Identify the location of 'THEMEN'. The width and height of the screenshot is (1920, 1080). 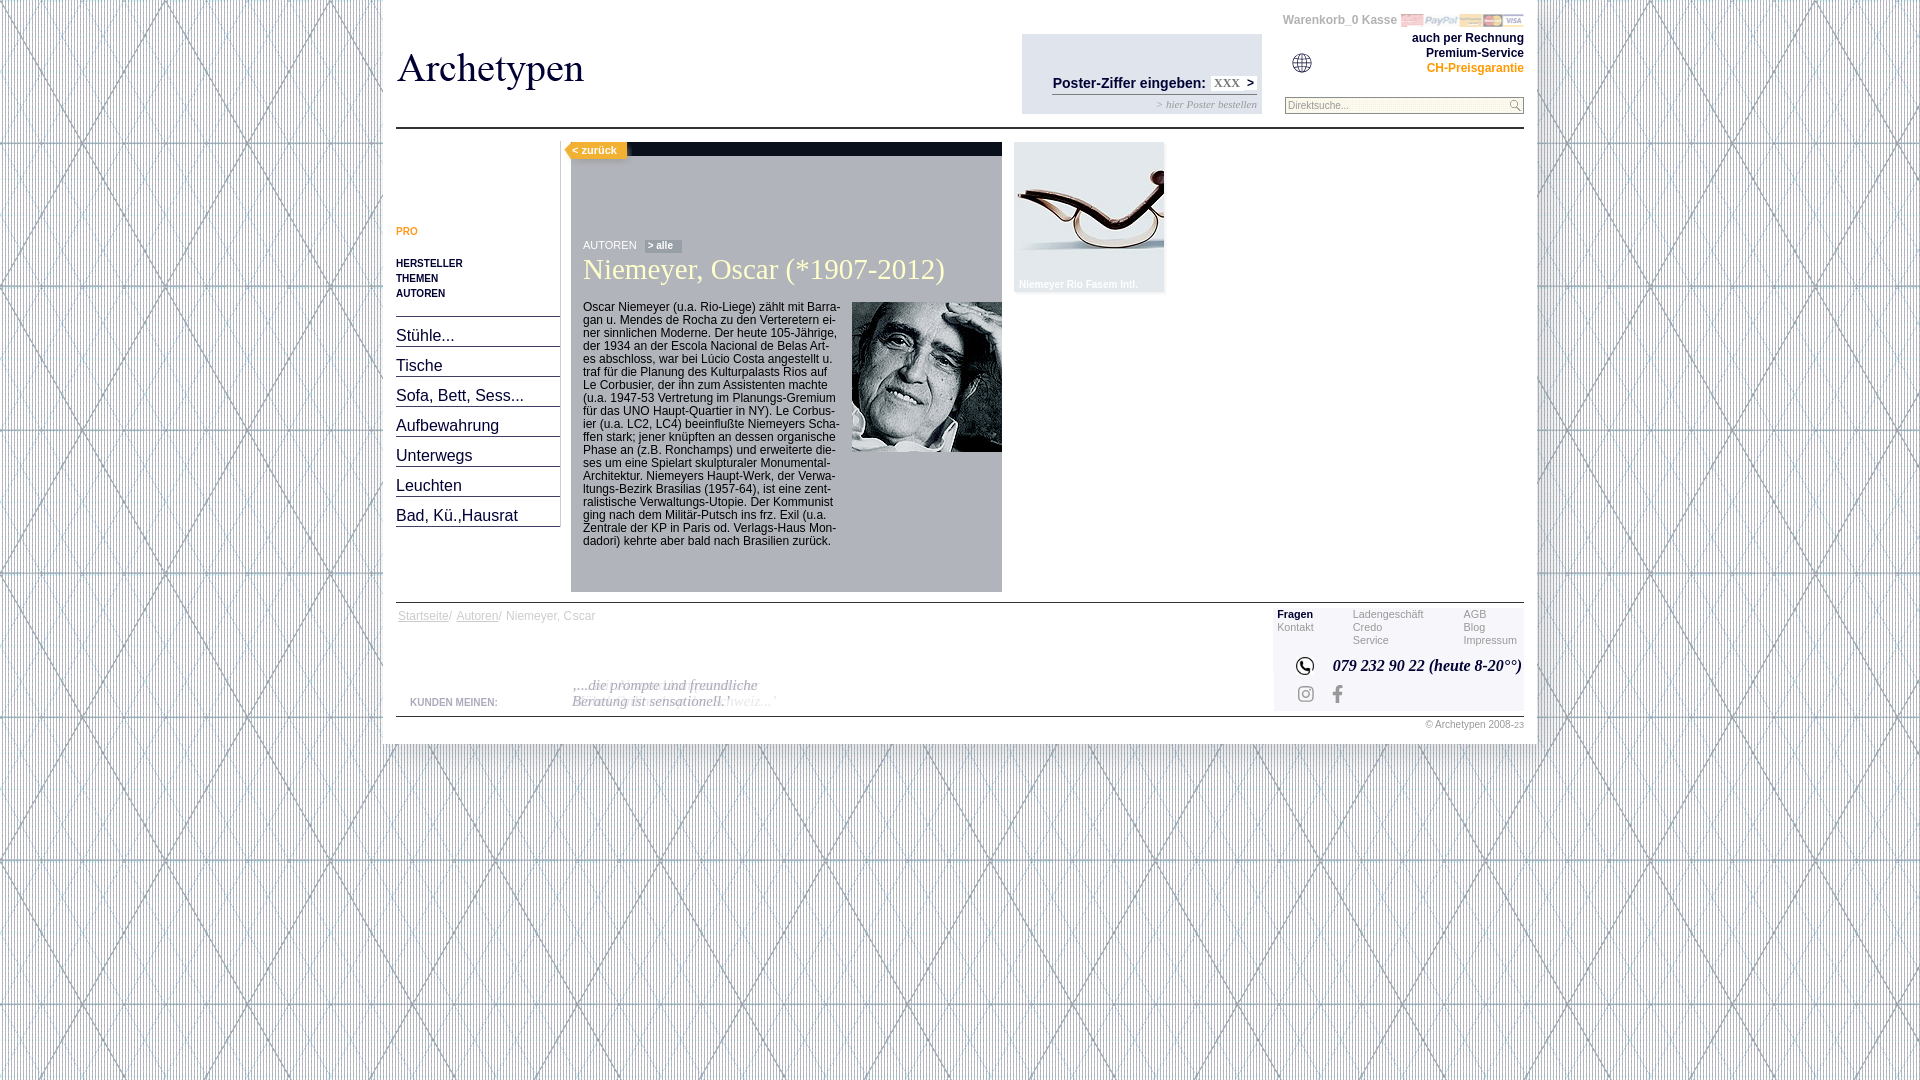
(416, 278).